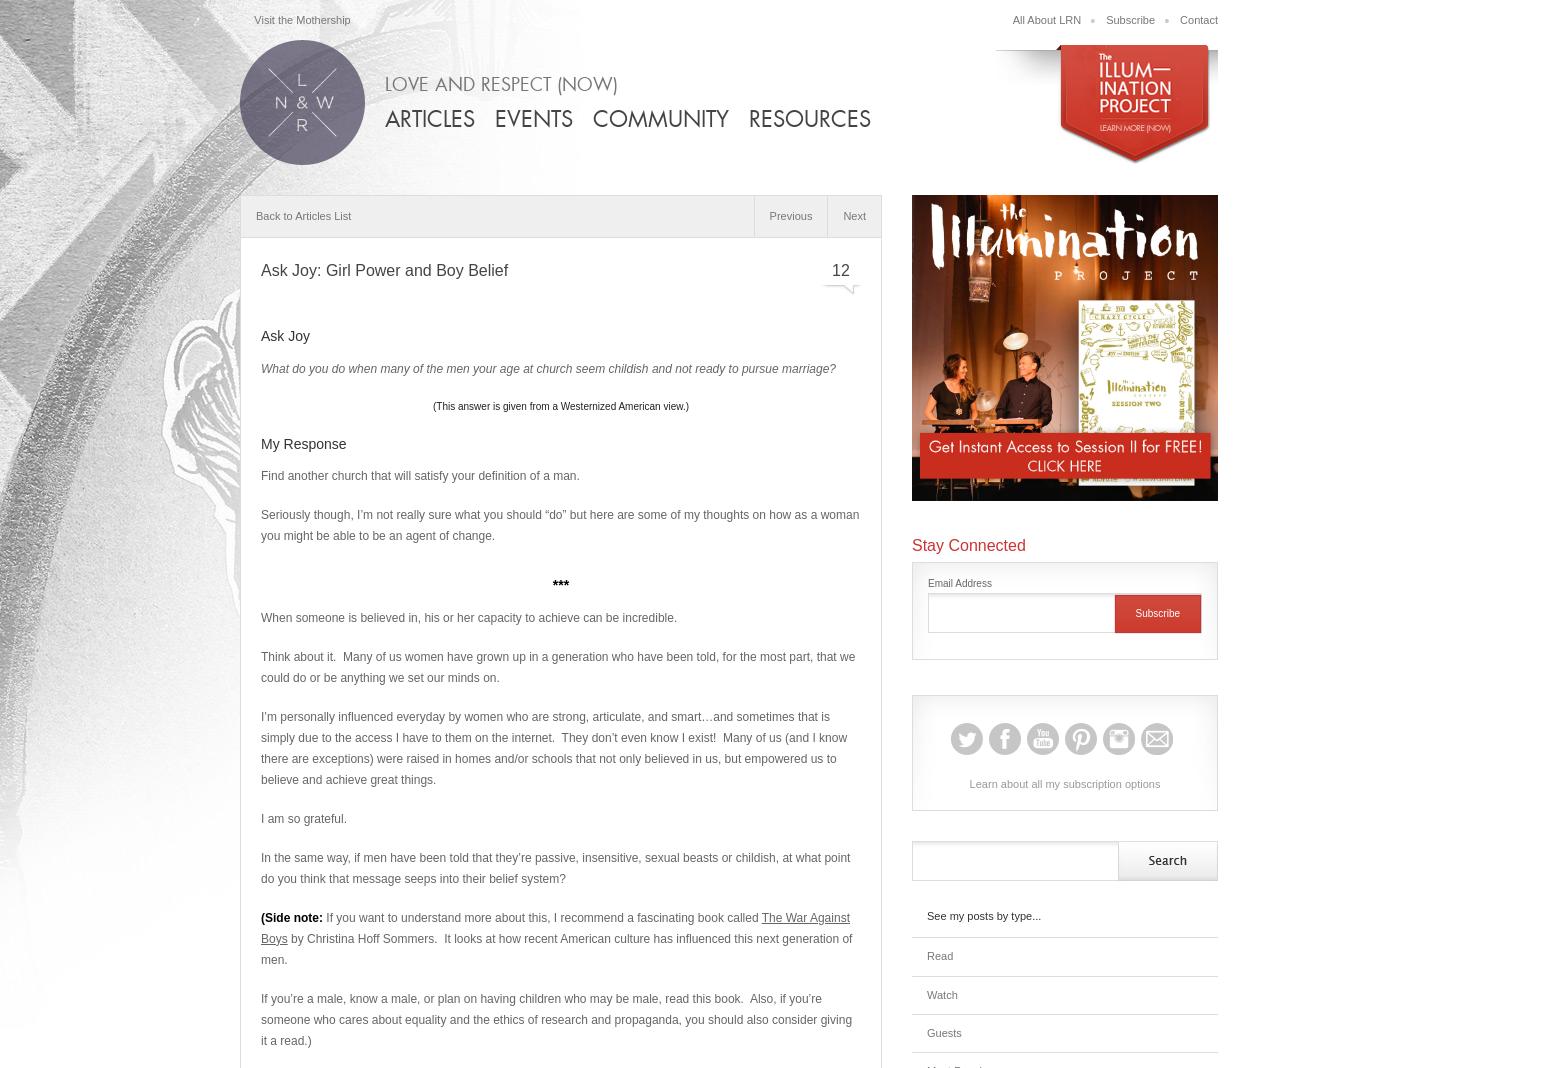 This screenshot has width=1550, height=1068. Describe the element at coordinates (303, 816) in the screenshot. I see `'I am so grateful.'` at that location.